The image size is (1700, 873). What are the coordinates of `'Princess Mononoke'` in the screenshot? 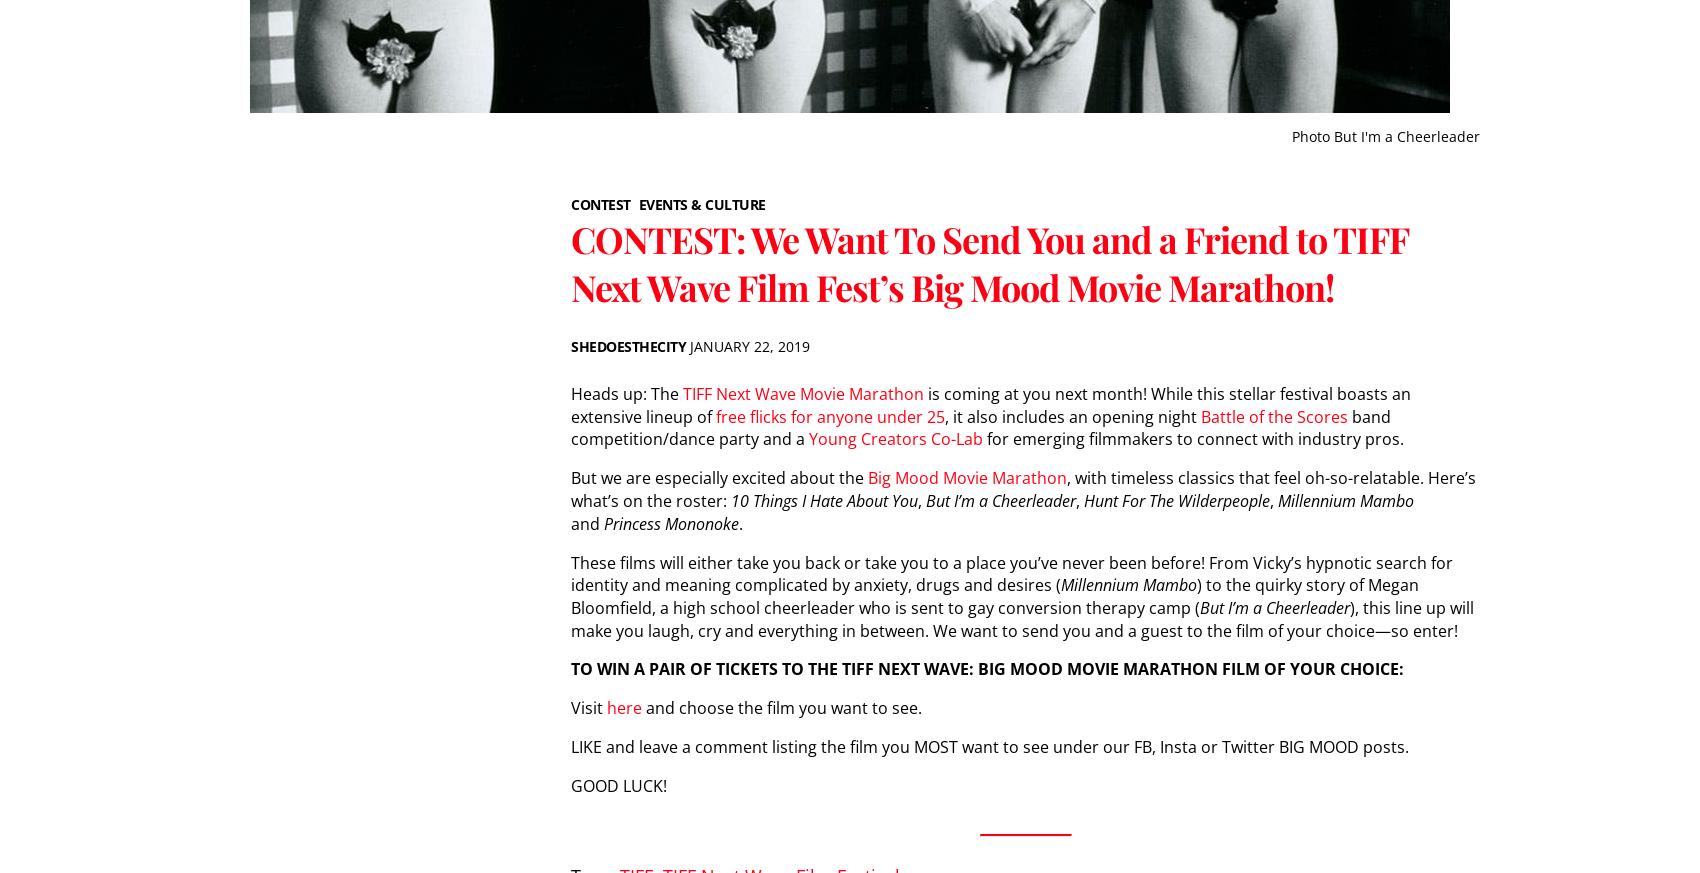 It's located at (671, 523).